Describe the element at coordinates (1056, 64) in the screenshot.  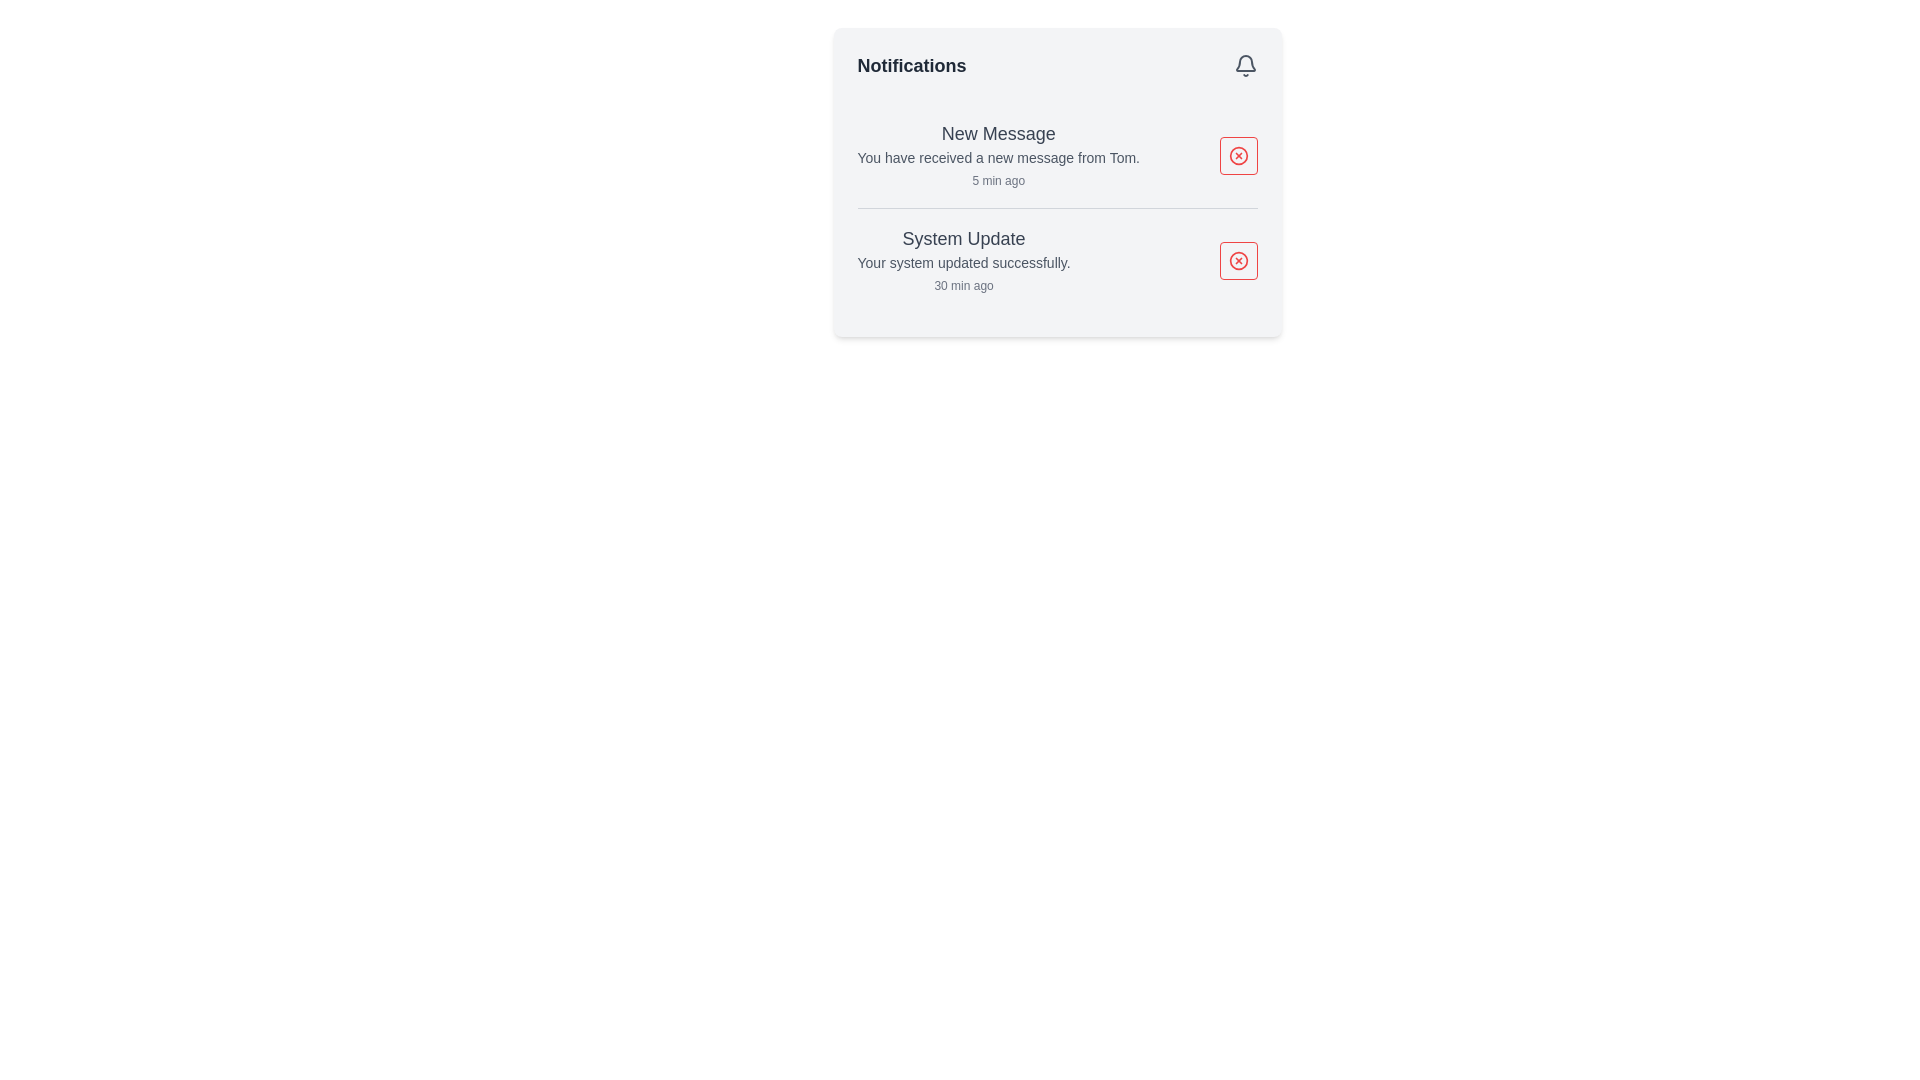
I see `the bell icon located in the header of the notifications panel, which serves as a title for the notifications content` at that location.